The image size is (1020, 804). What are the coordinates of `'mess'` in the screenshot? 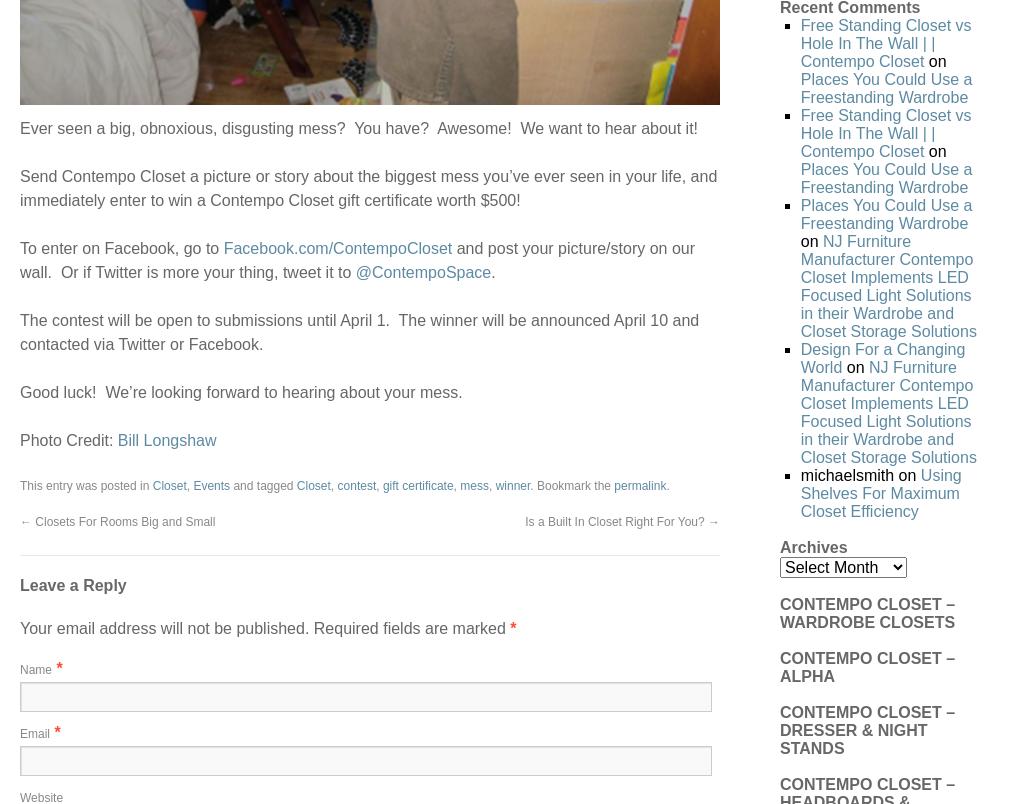 It's located at (459, 483).